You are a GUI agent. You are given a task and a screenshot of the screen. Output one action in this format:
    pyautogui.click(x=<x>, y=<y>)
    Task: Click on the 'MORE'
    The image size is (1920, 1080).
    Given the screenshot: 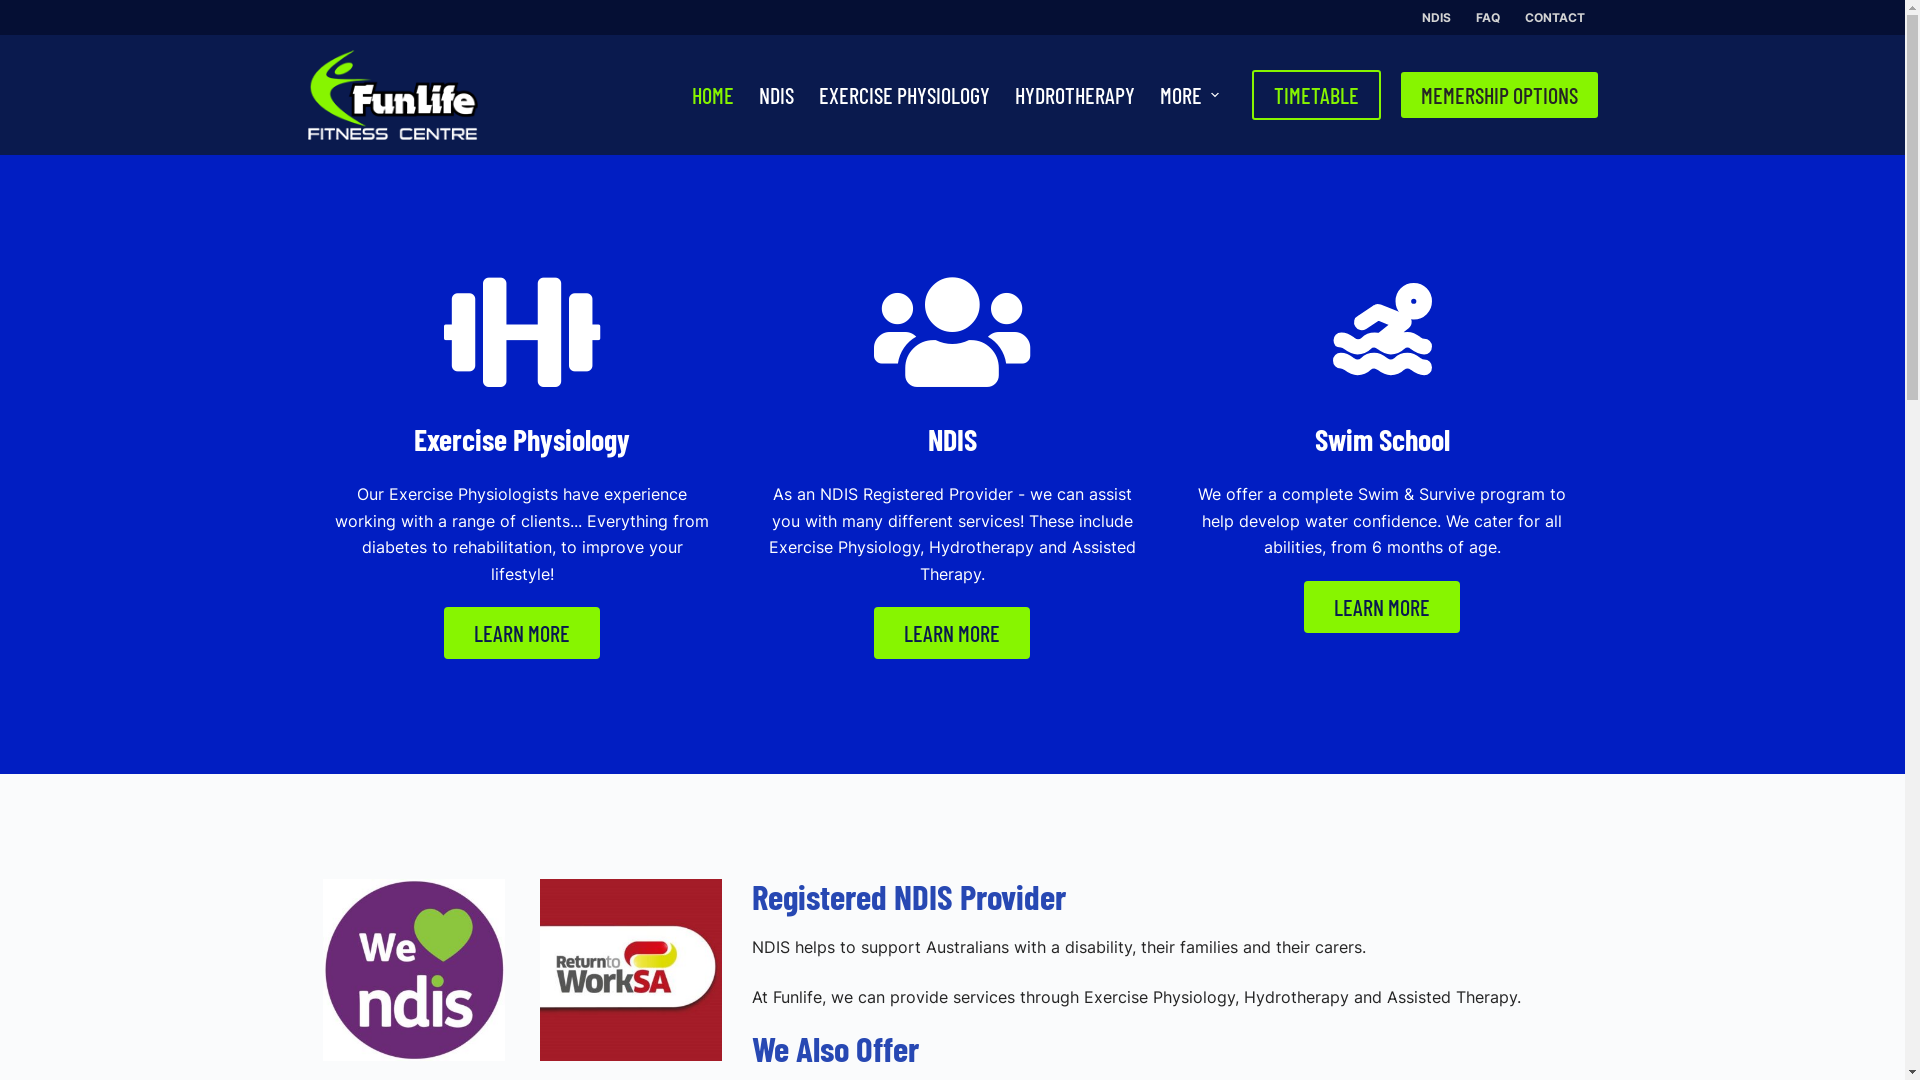 What is the action you would take?
    pyautogui.click(x=1189, y=95)
    